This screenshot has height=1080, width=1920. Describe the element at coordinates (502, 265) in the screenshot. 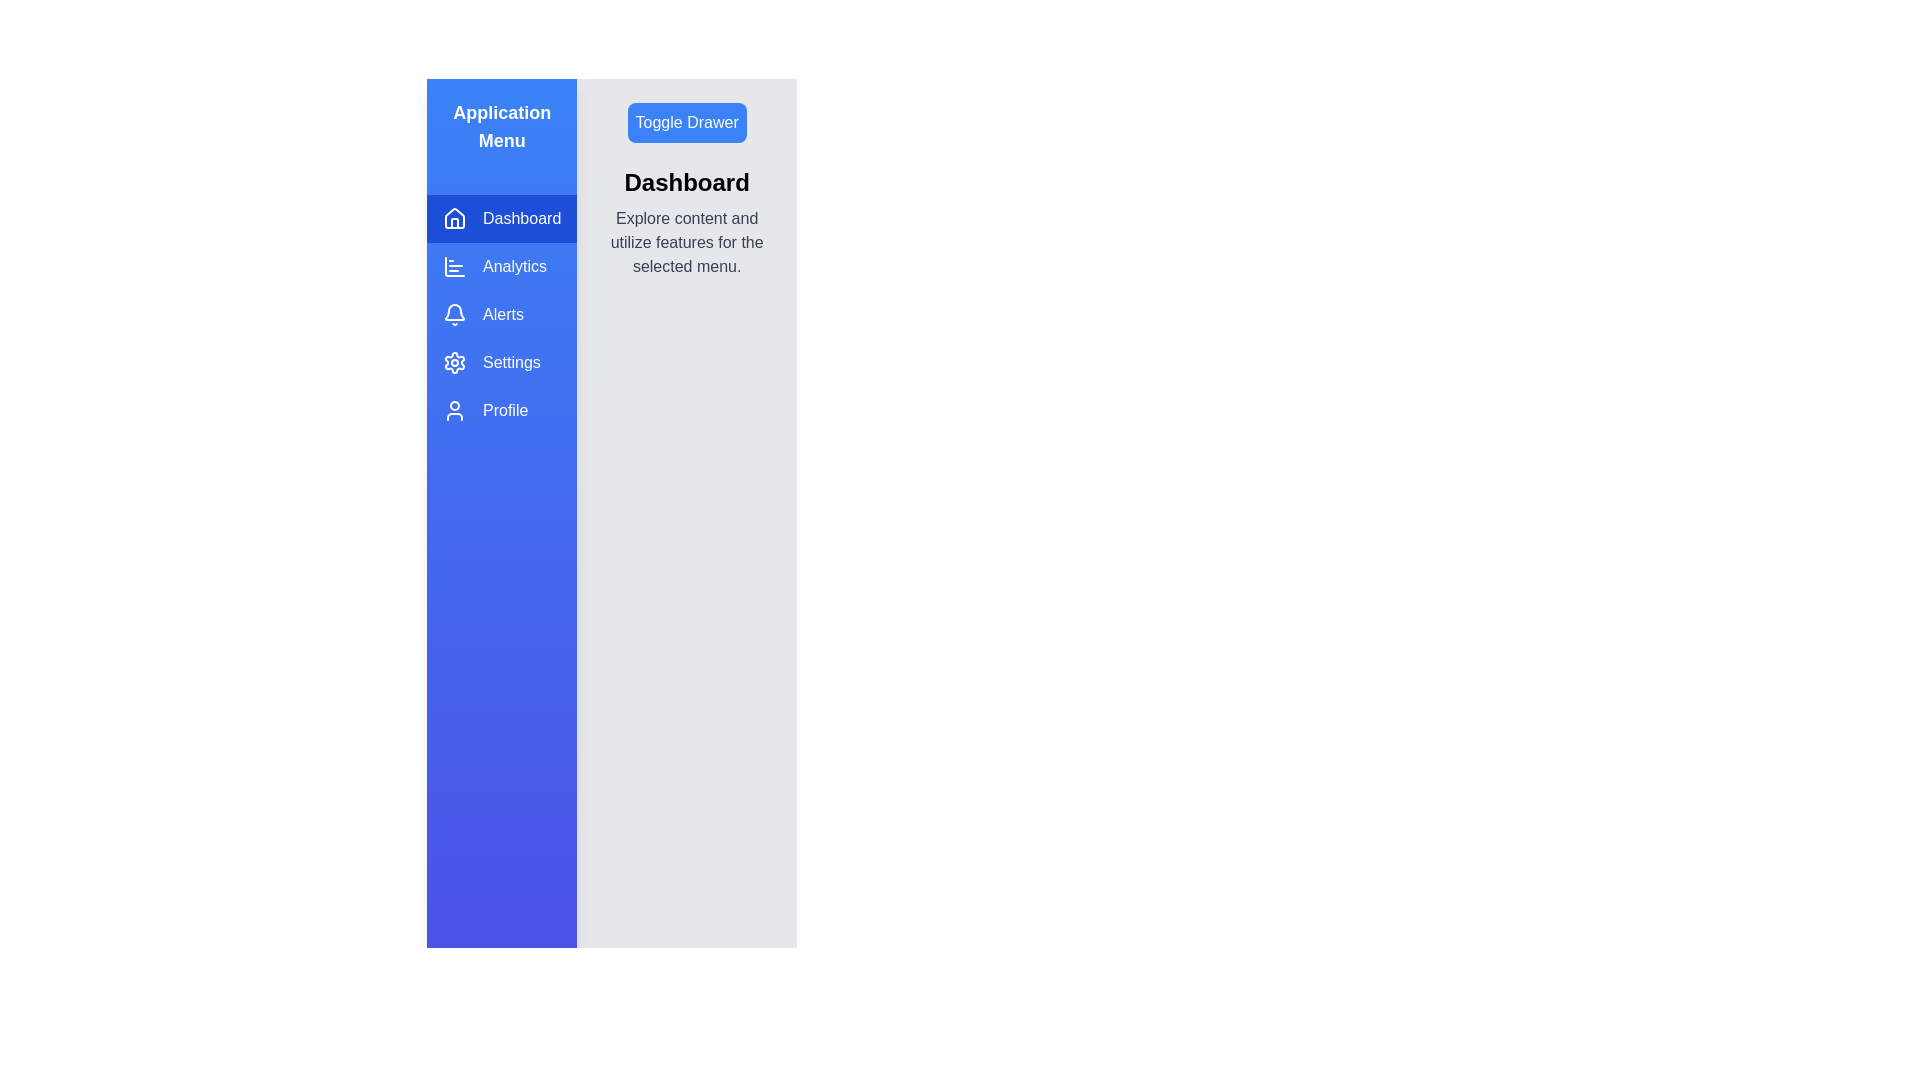

I see `the menu item Analytics from the drawer to switch to the corresponding section` at that location.